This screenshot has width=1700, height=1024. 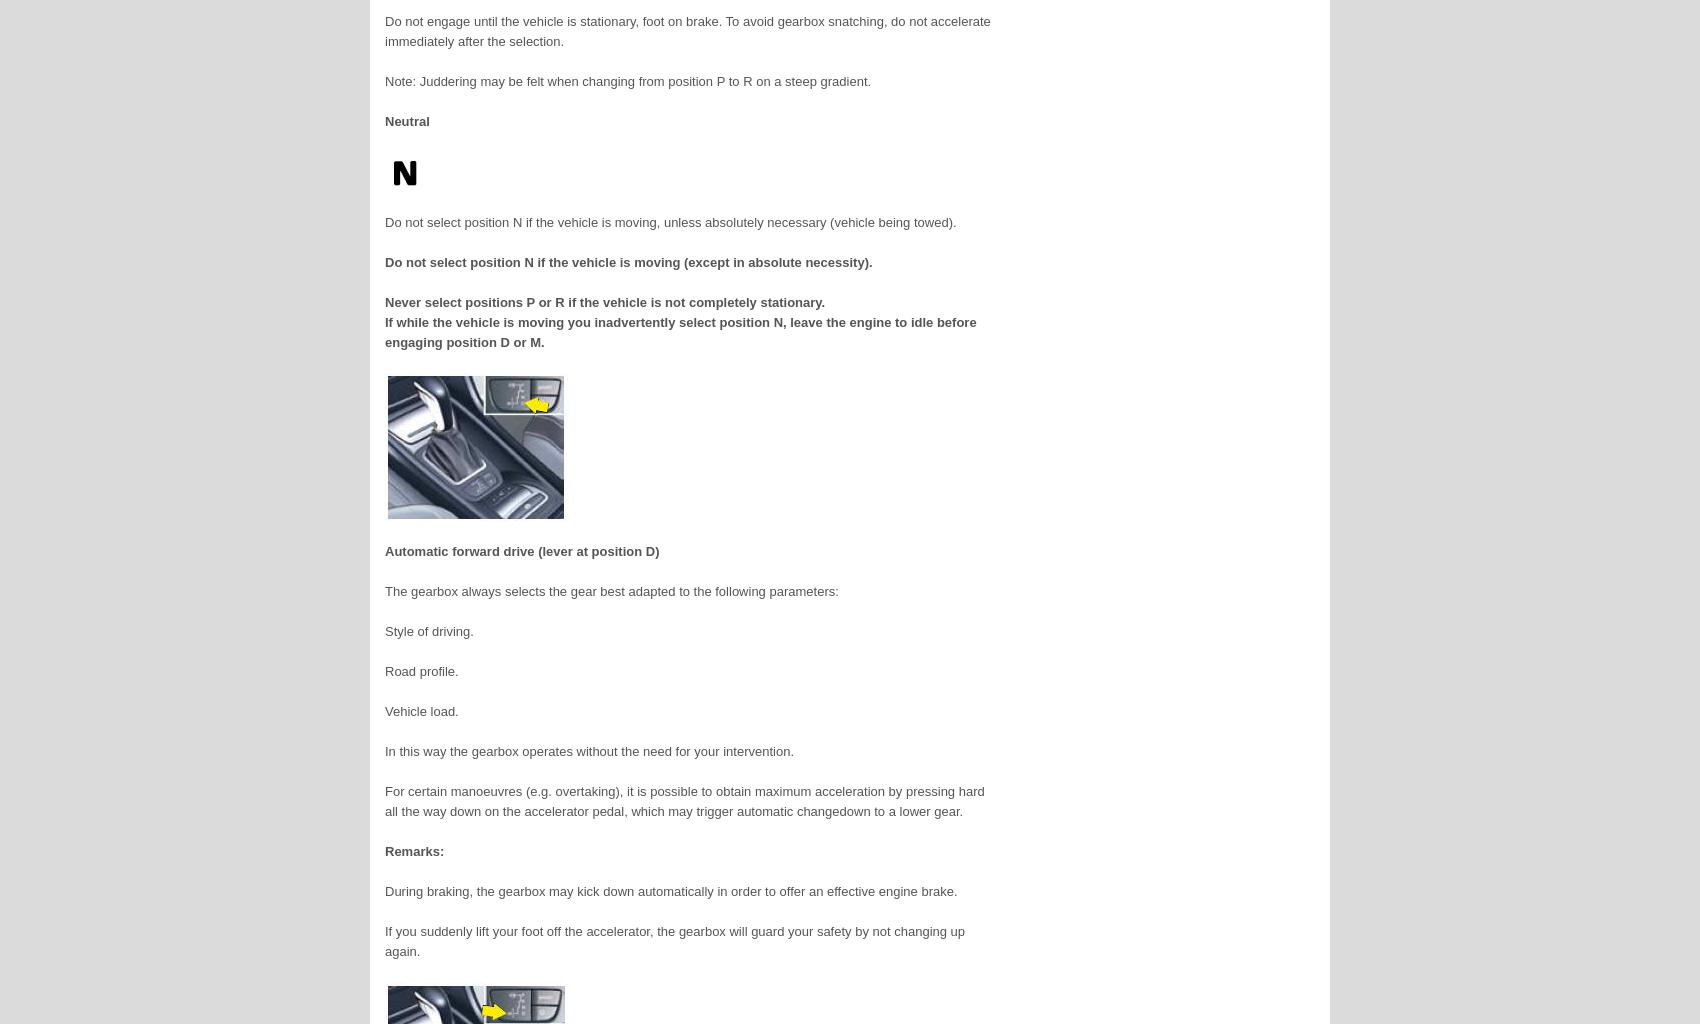 What do you see at coordinates (604, 301) in the screenshot?
I see `'Never select positions P or R if the vehicle is not completely stationary.'` at bounding box center [604, 301].